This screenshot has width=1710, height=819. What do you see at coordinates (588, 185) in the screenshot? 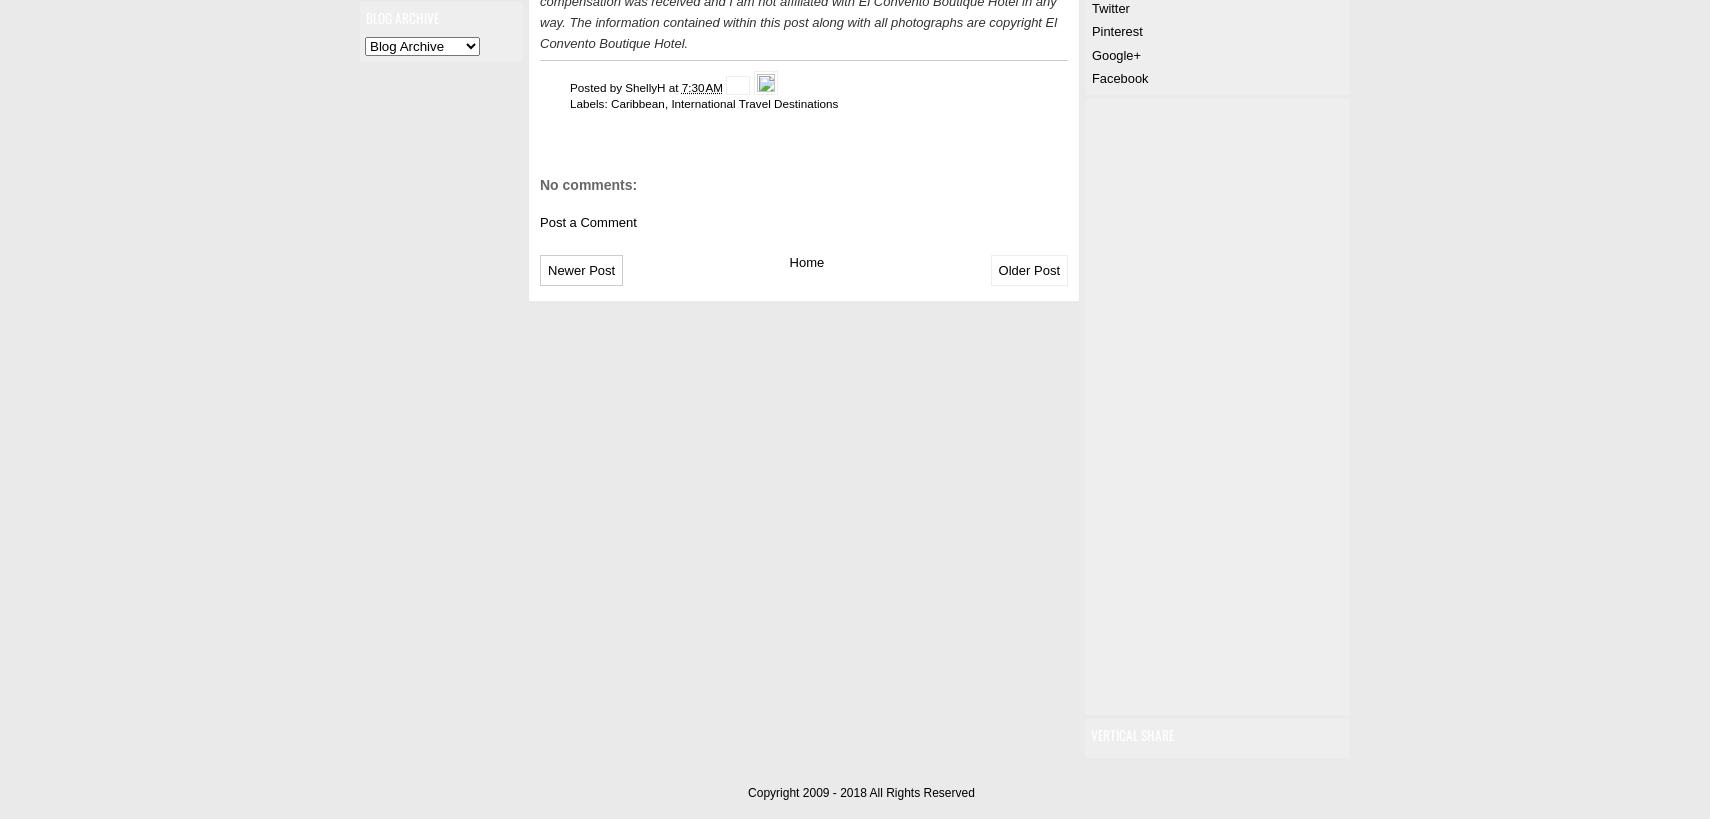
I see `'No comments:'` at bounding box center [588, 185].